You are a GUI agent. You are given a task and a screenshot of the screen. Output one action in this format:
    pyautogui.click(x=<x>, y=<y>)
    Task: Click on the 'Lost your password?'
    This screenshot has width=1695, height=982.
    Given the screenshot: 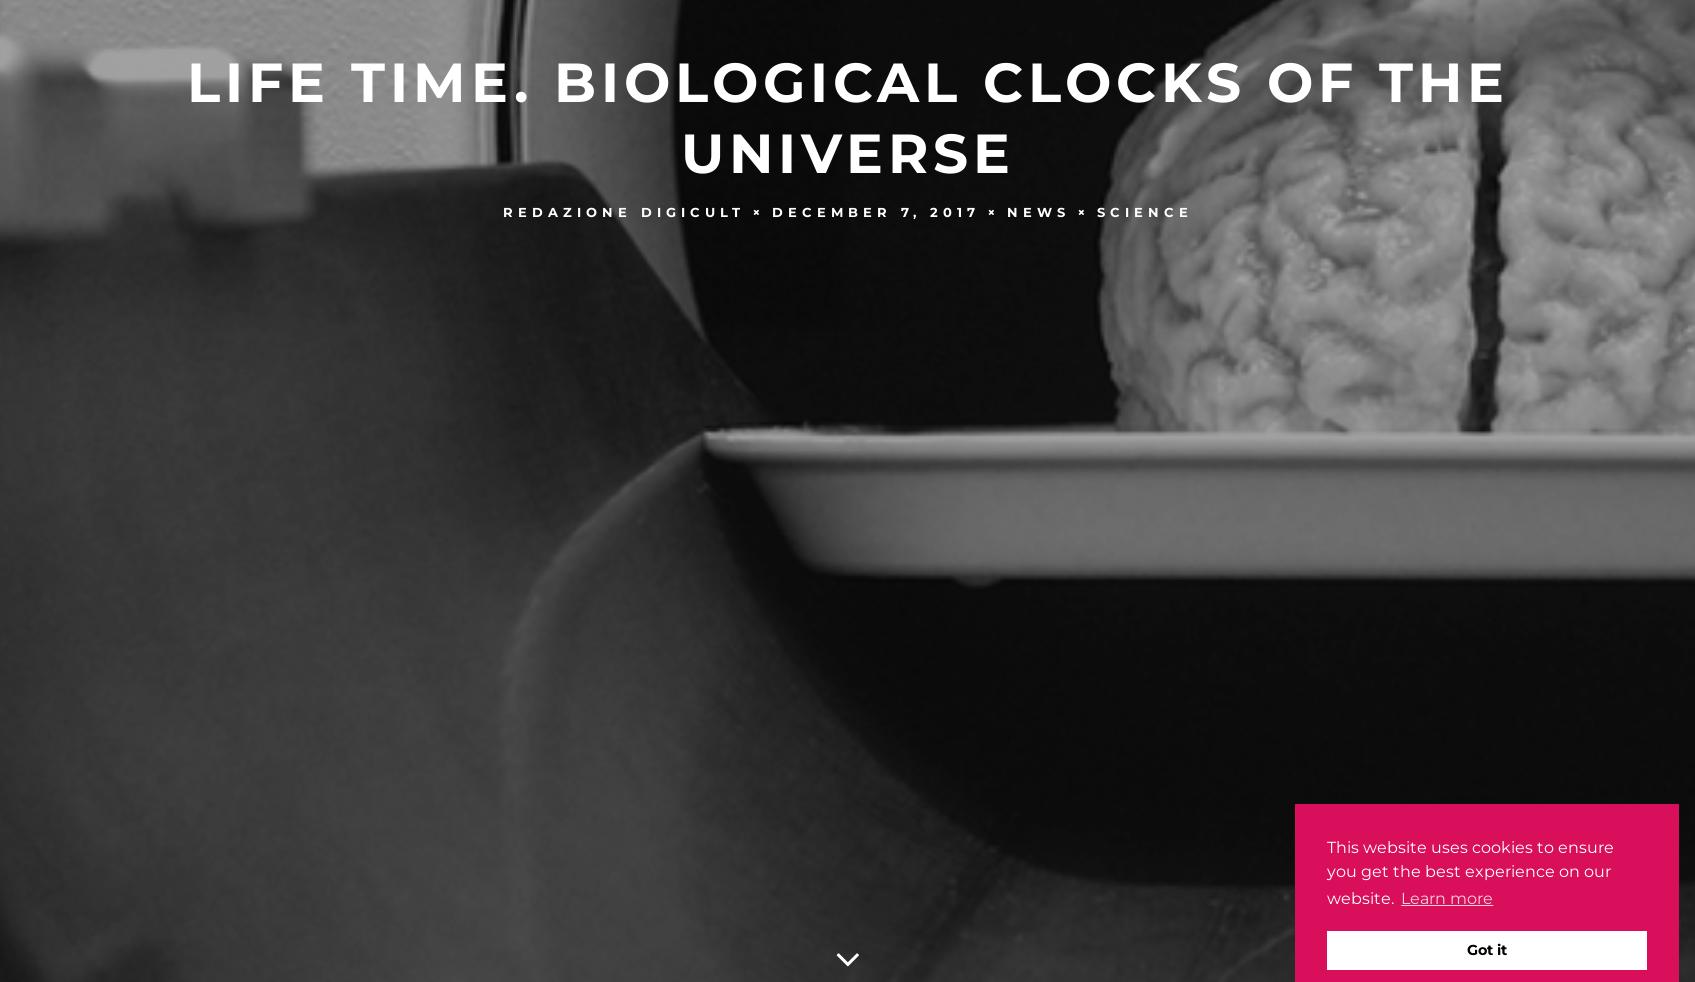 What is the action you would take?
    pyautogui.click(x=847, y=91)
    